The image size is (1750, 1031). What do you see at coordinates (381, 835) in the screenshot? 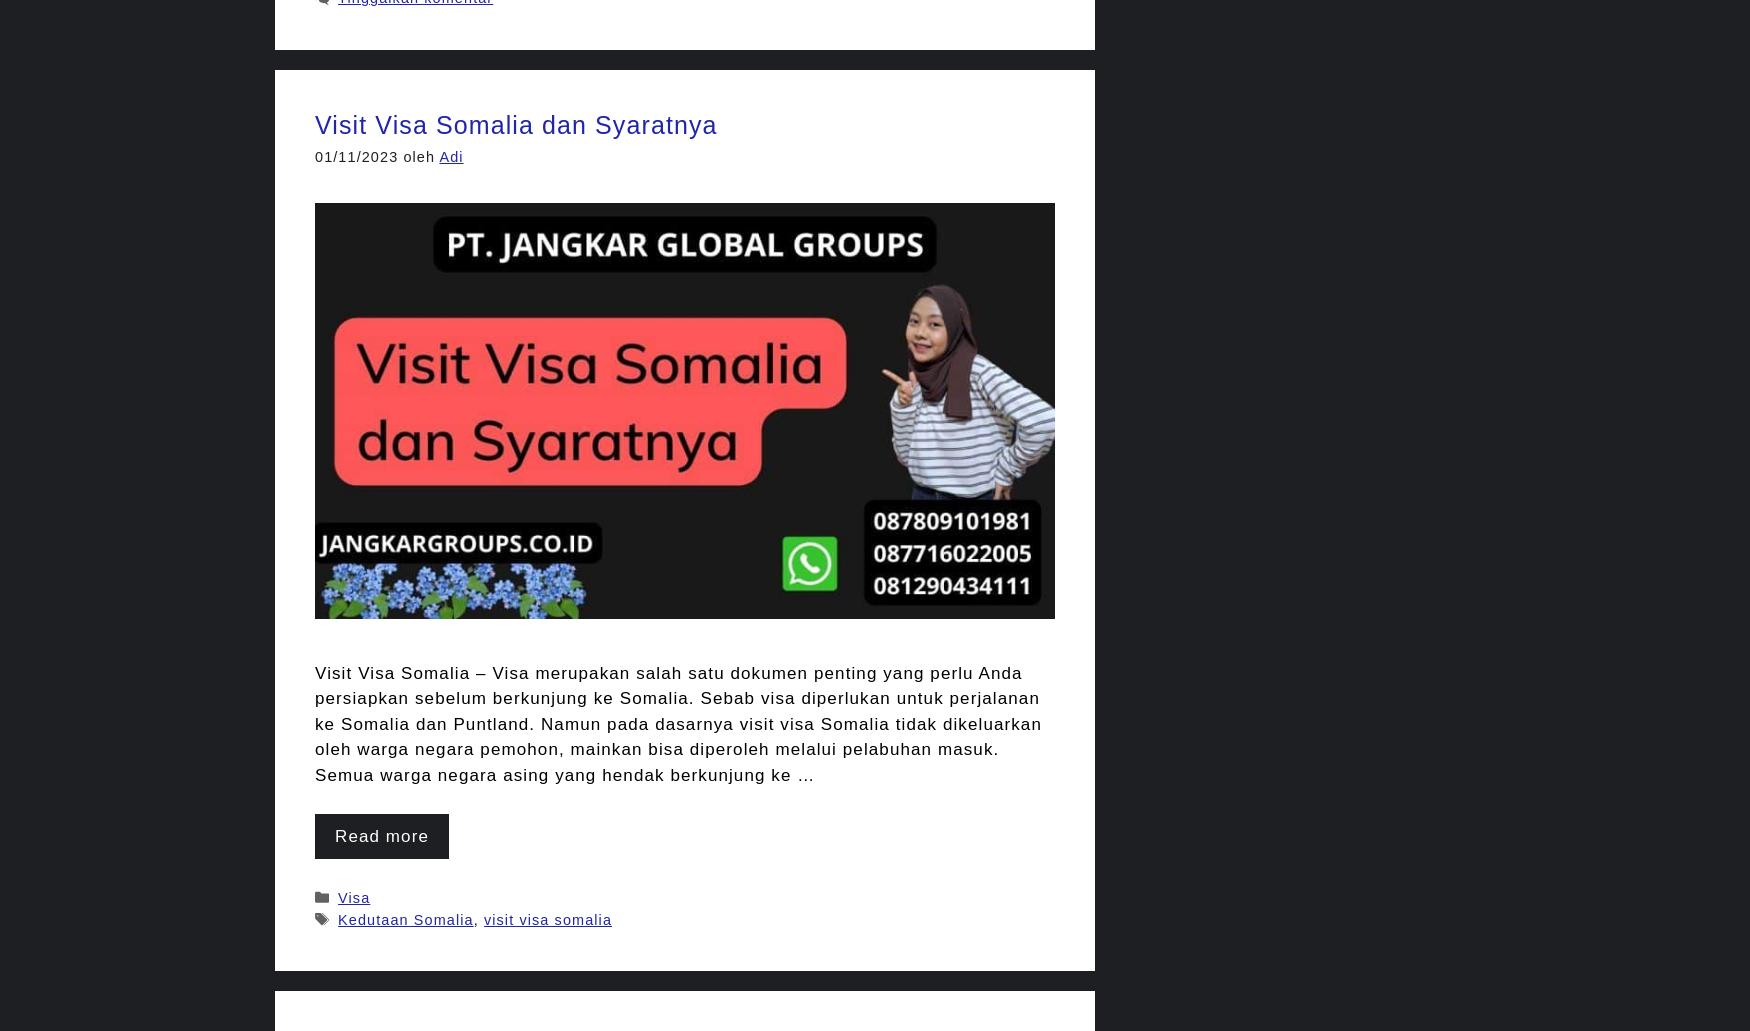
I see `'Read more'` at bounding box center [381, 835].